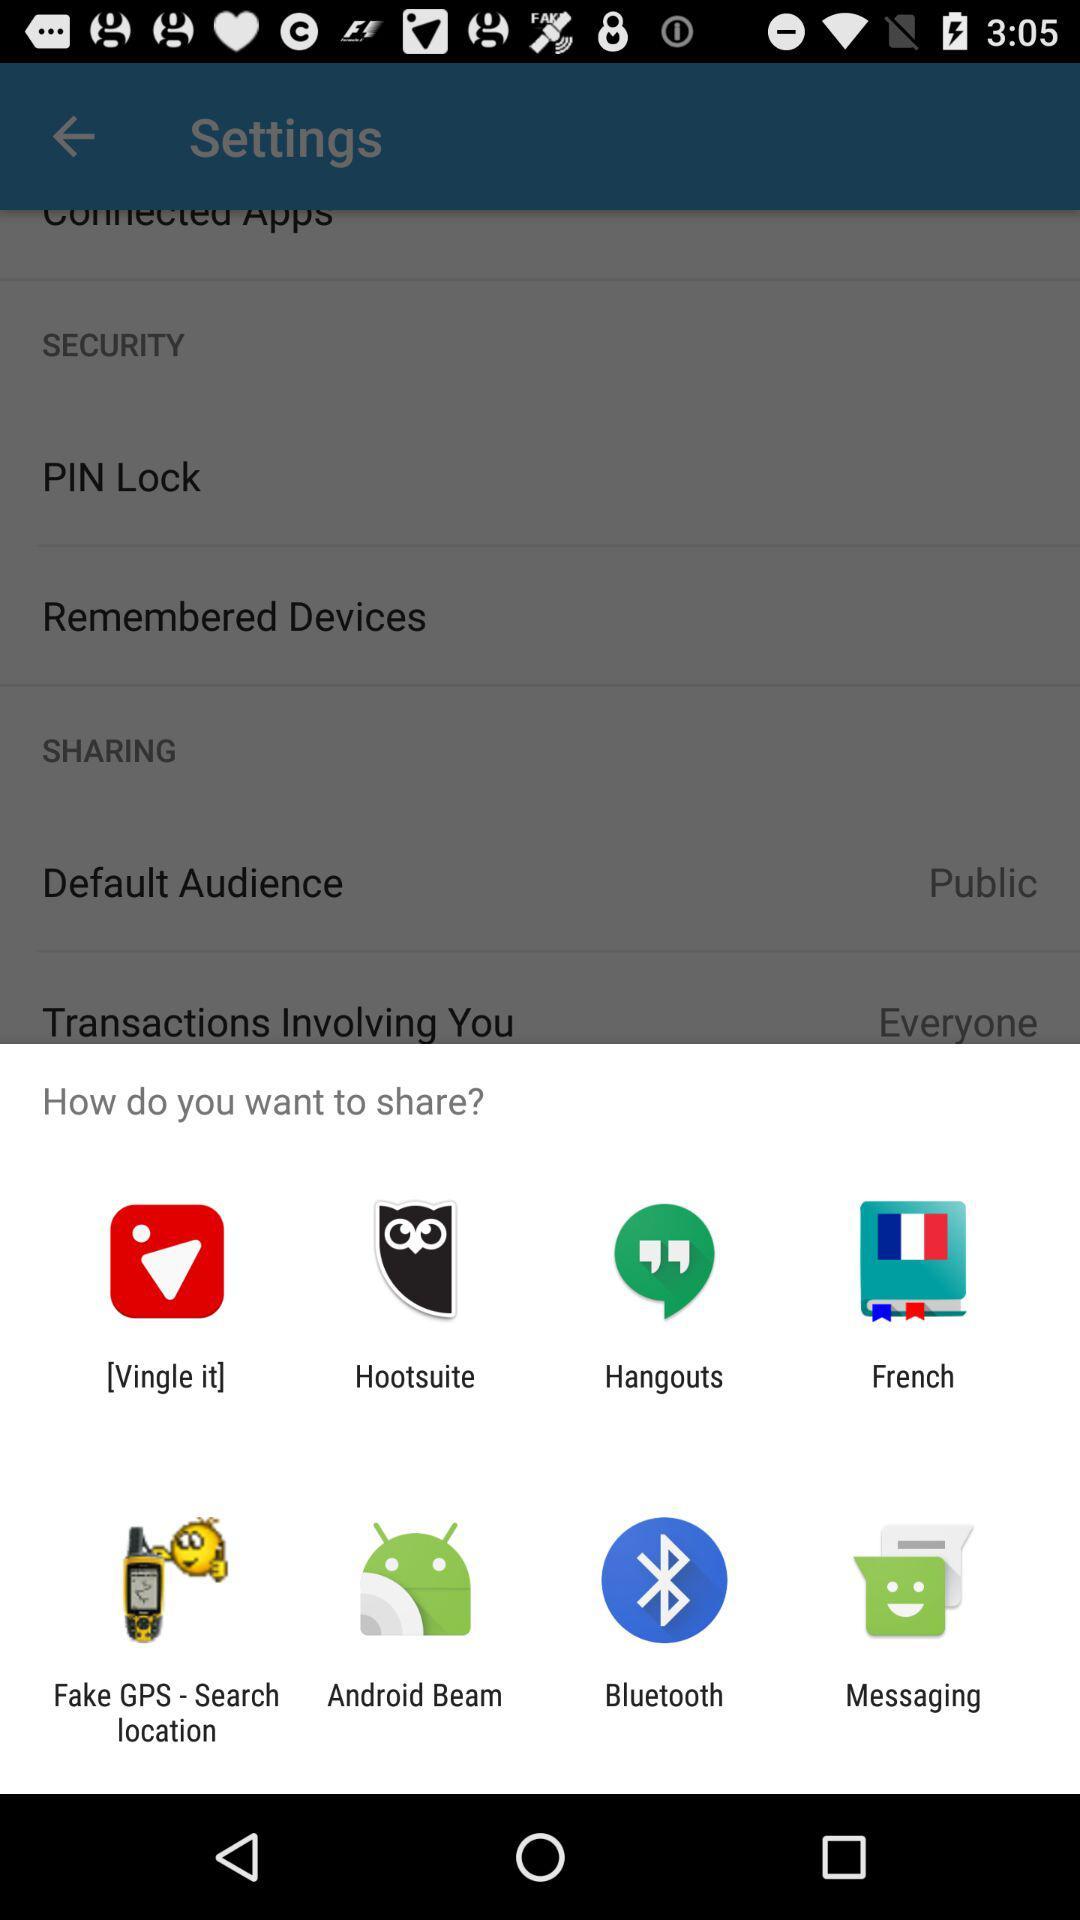 The width and height of the screenshot is (1080, 1920). What do you see at coordinates (664, 1711) in the screenshot?
I see `item next to the messaging icon` at bounding box center [664, 1711].